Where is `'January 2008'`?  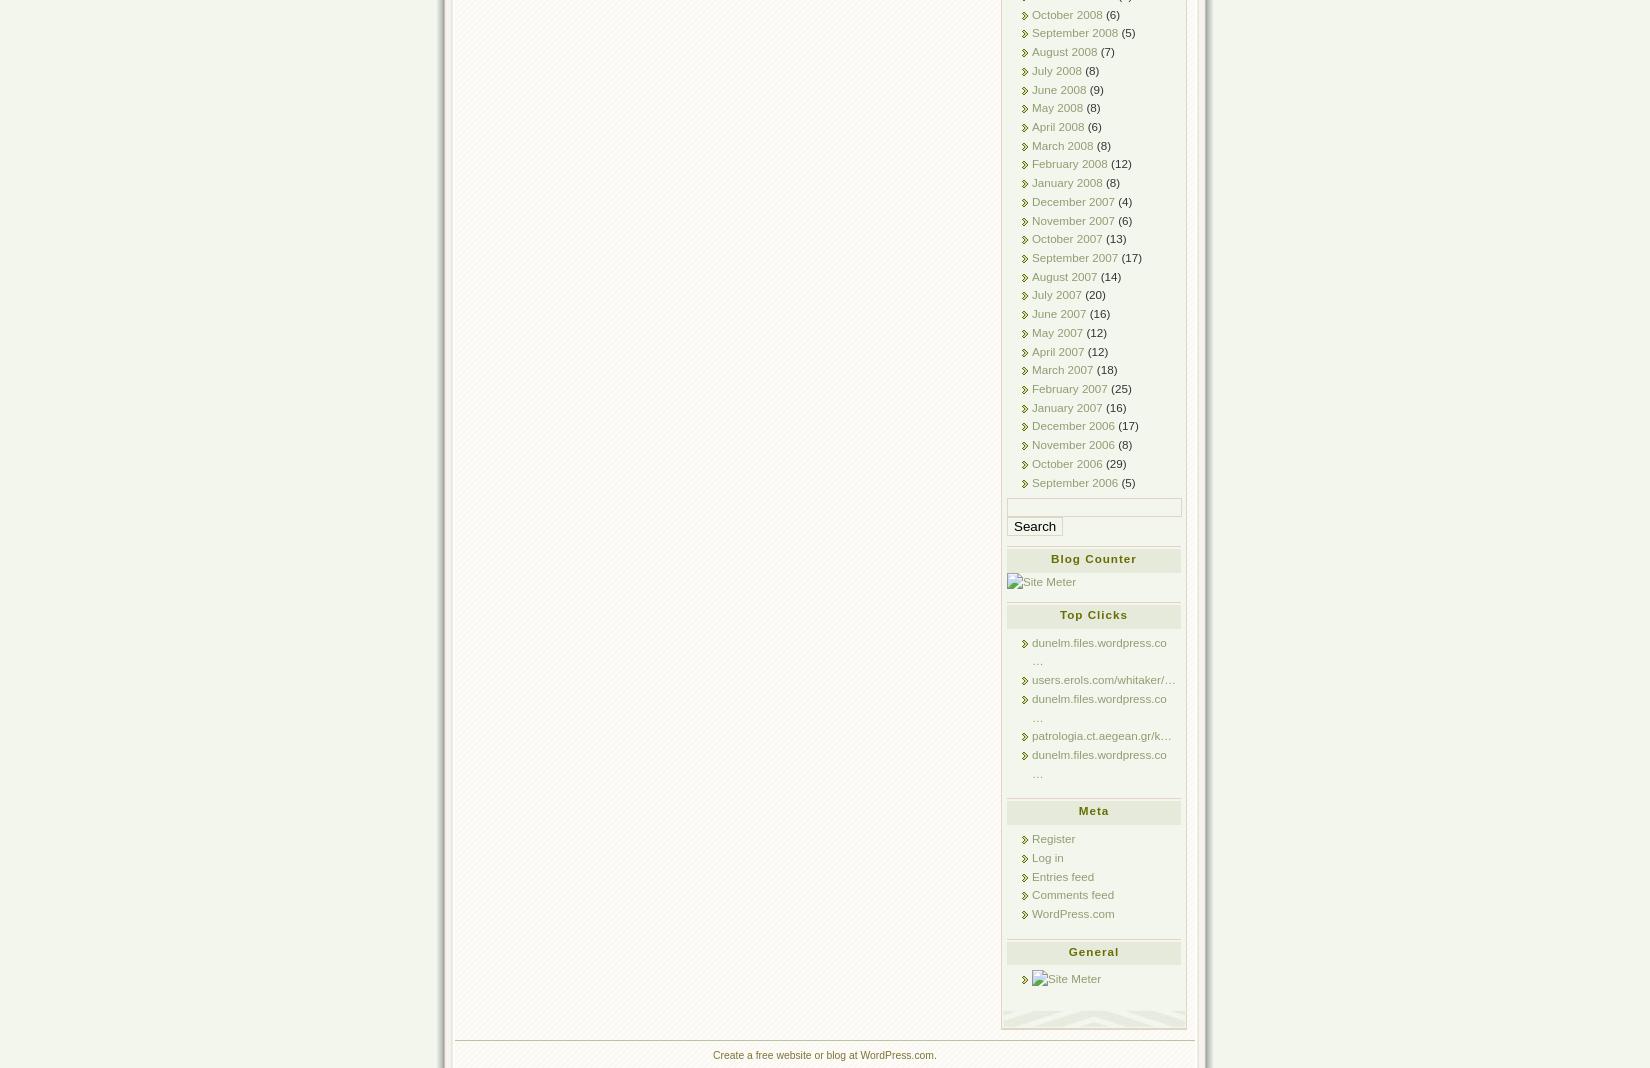 'January 2008' is located at coordinates (1067, 182).